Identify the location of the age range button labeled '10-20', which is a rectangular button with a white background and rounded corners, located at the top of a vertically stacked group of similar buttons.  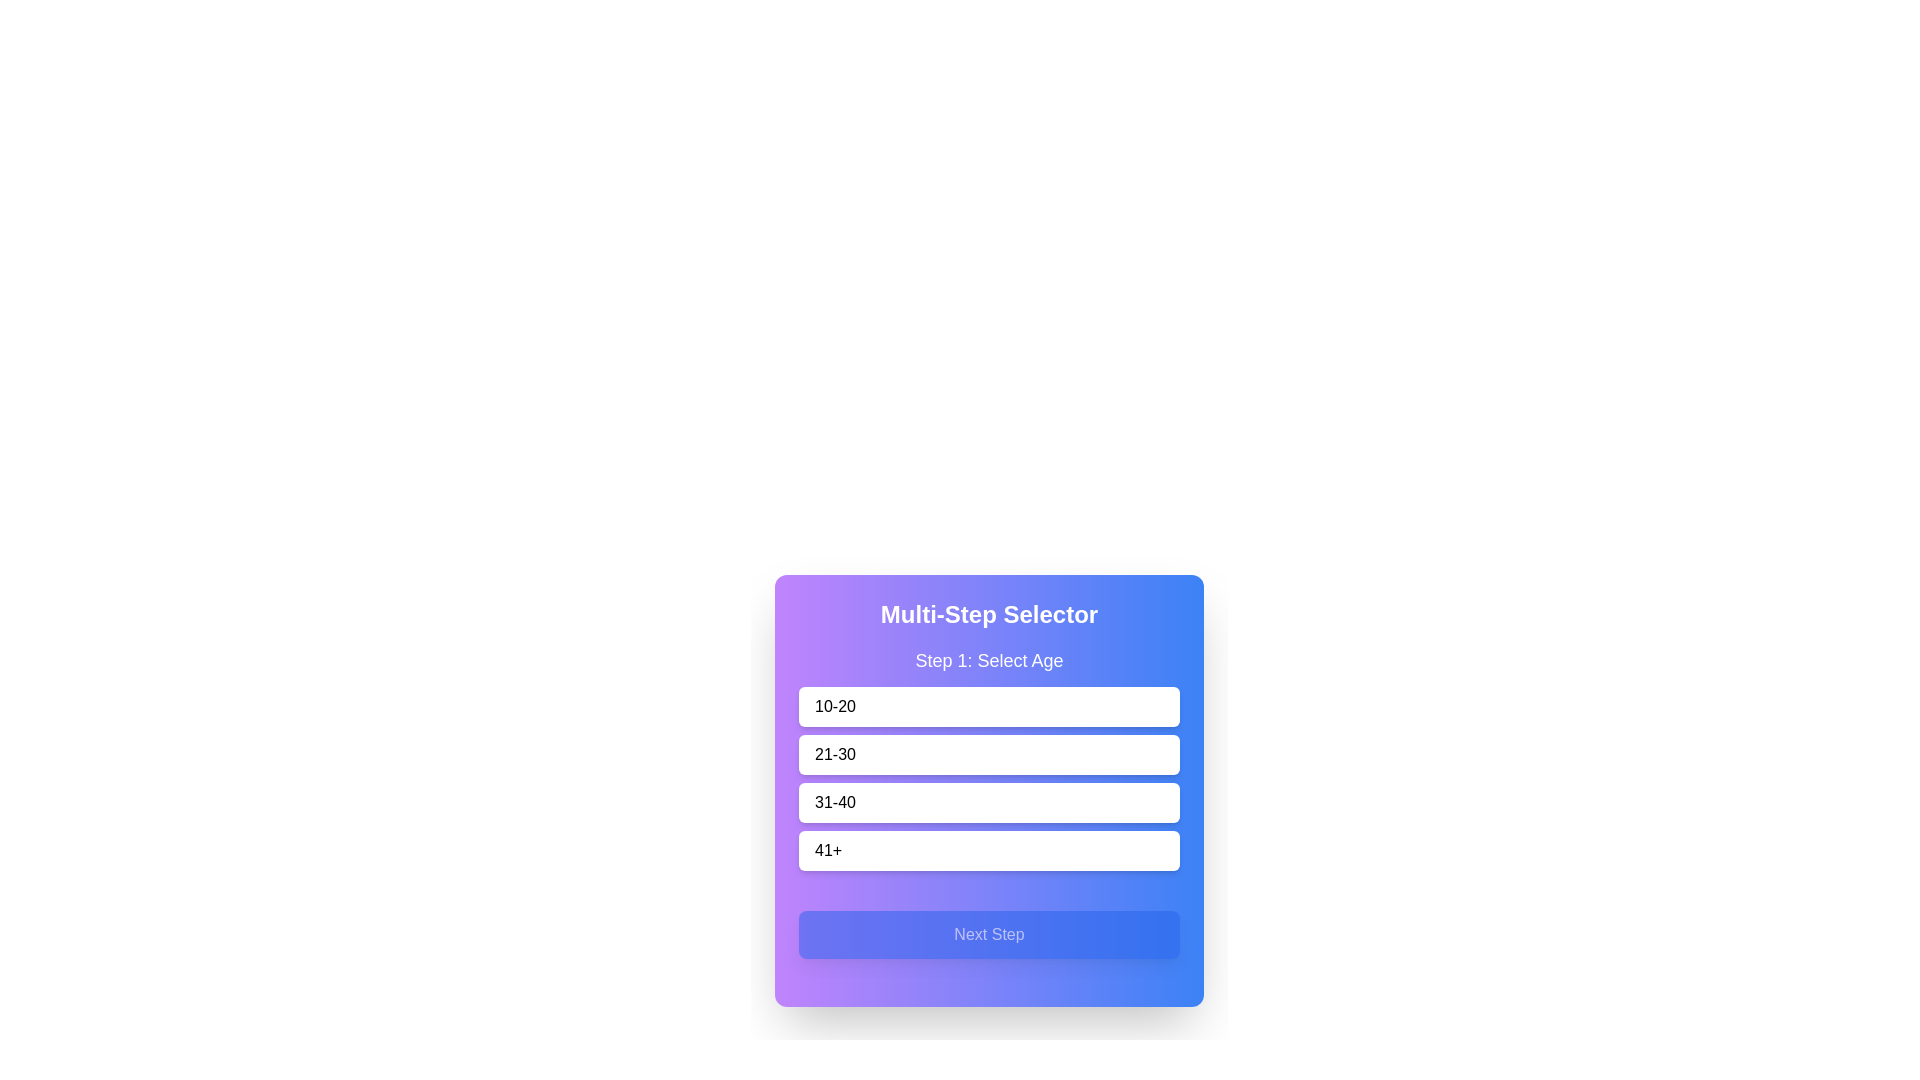
(989, 705).